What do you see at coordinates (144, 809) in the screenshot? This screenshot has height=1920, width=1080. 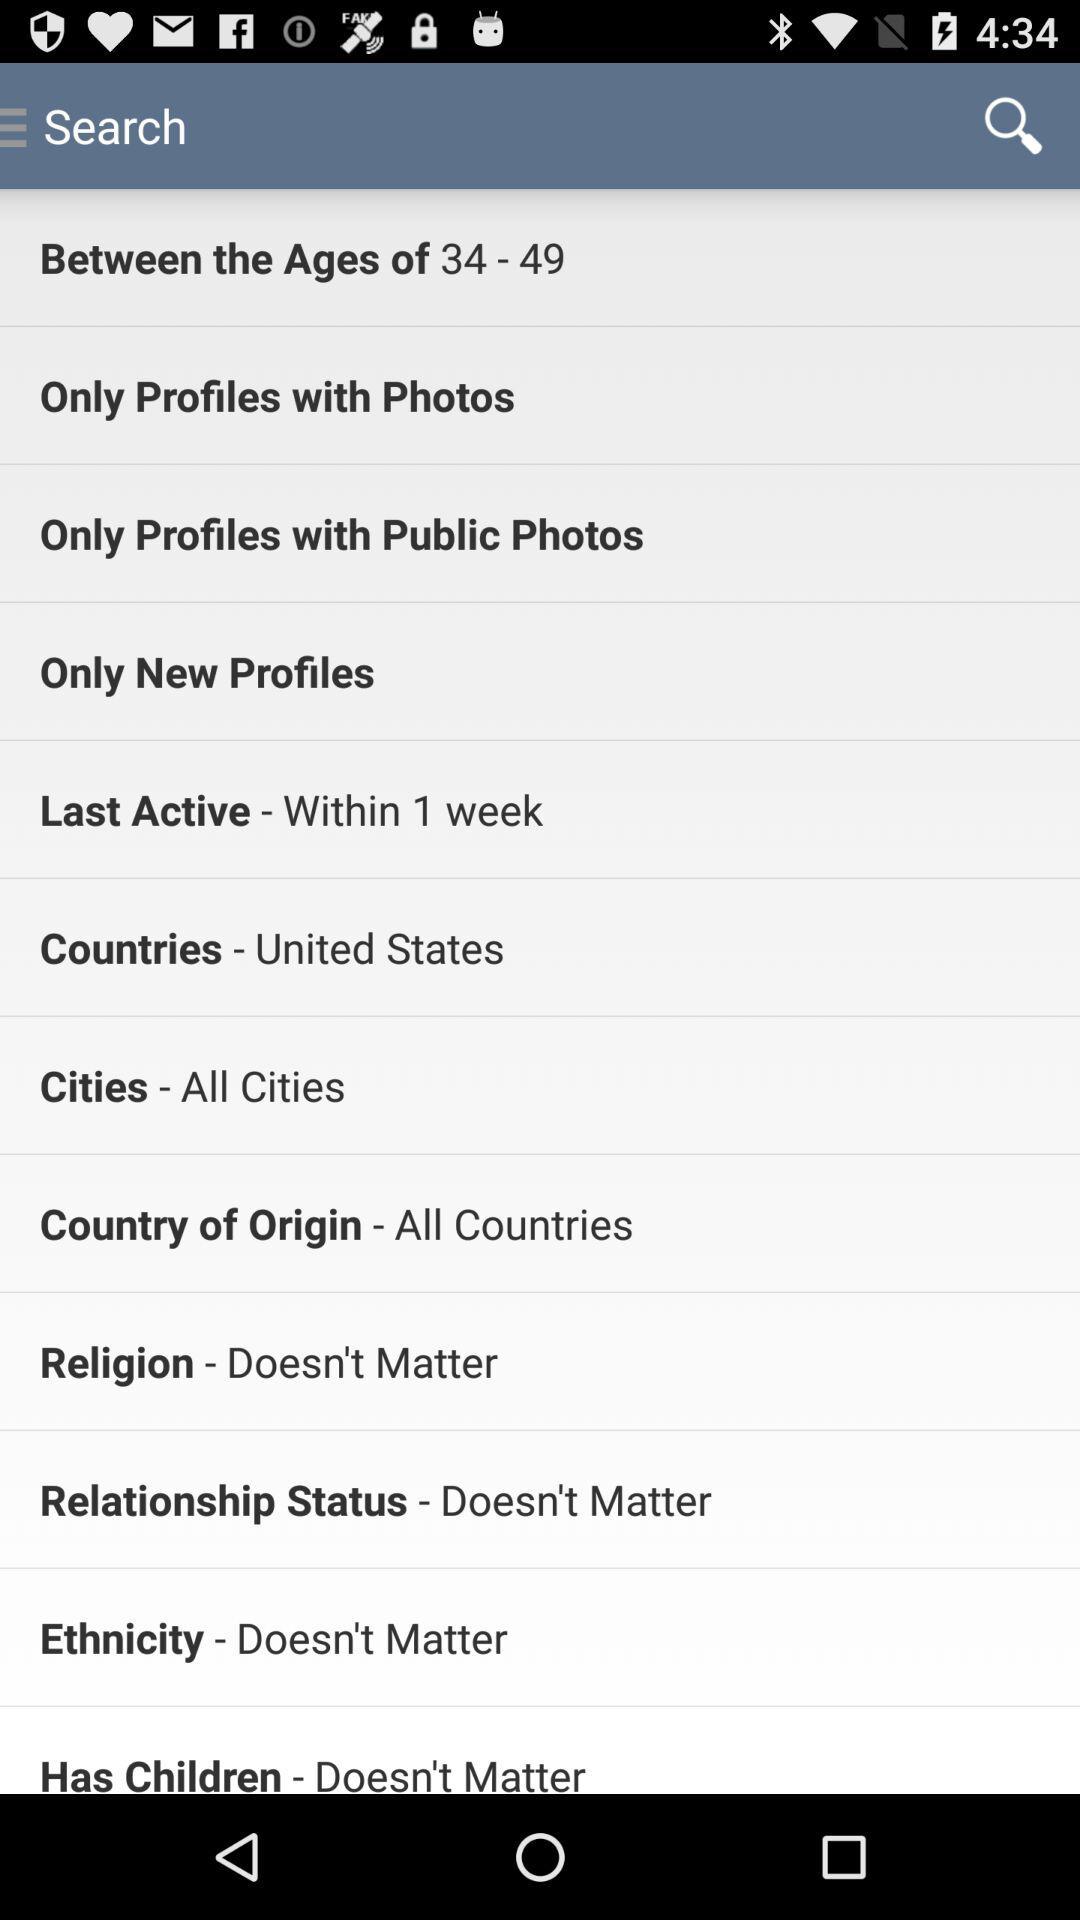 I see `last active item` at bounding box center [144, 809].